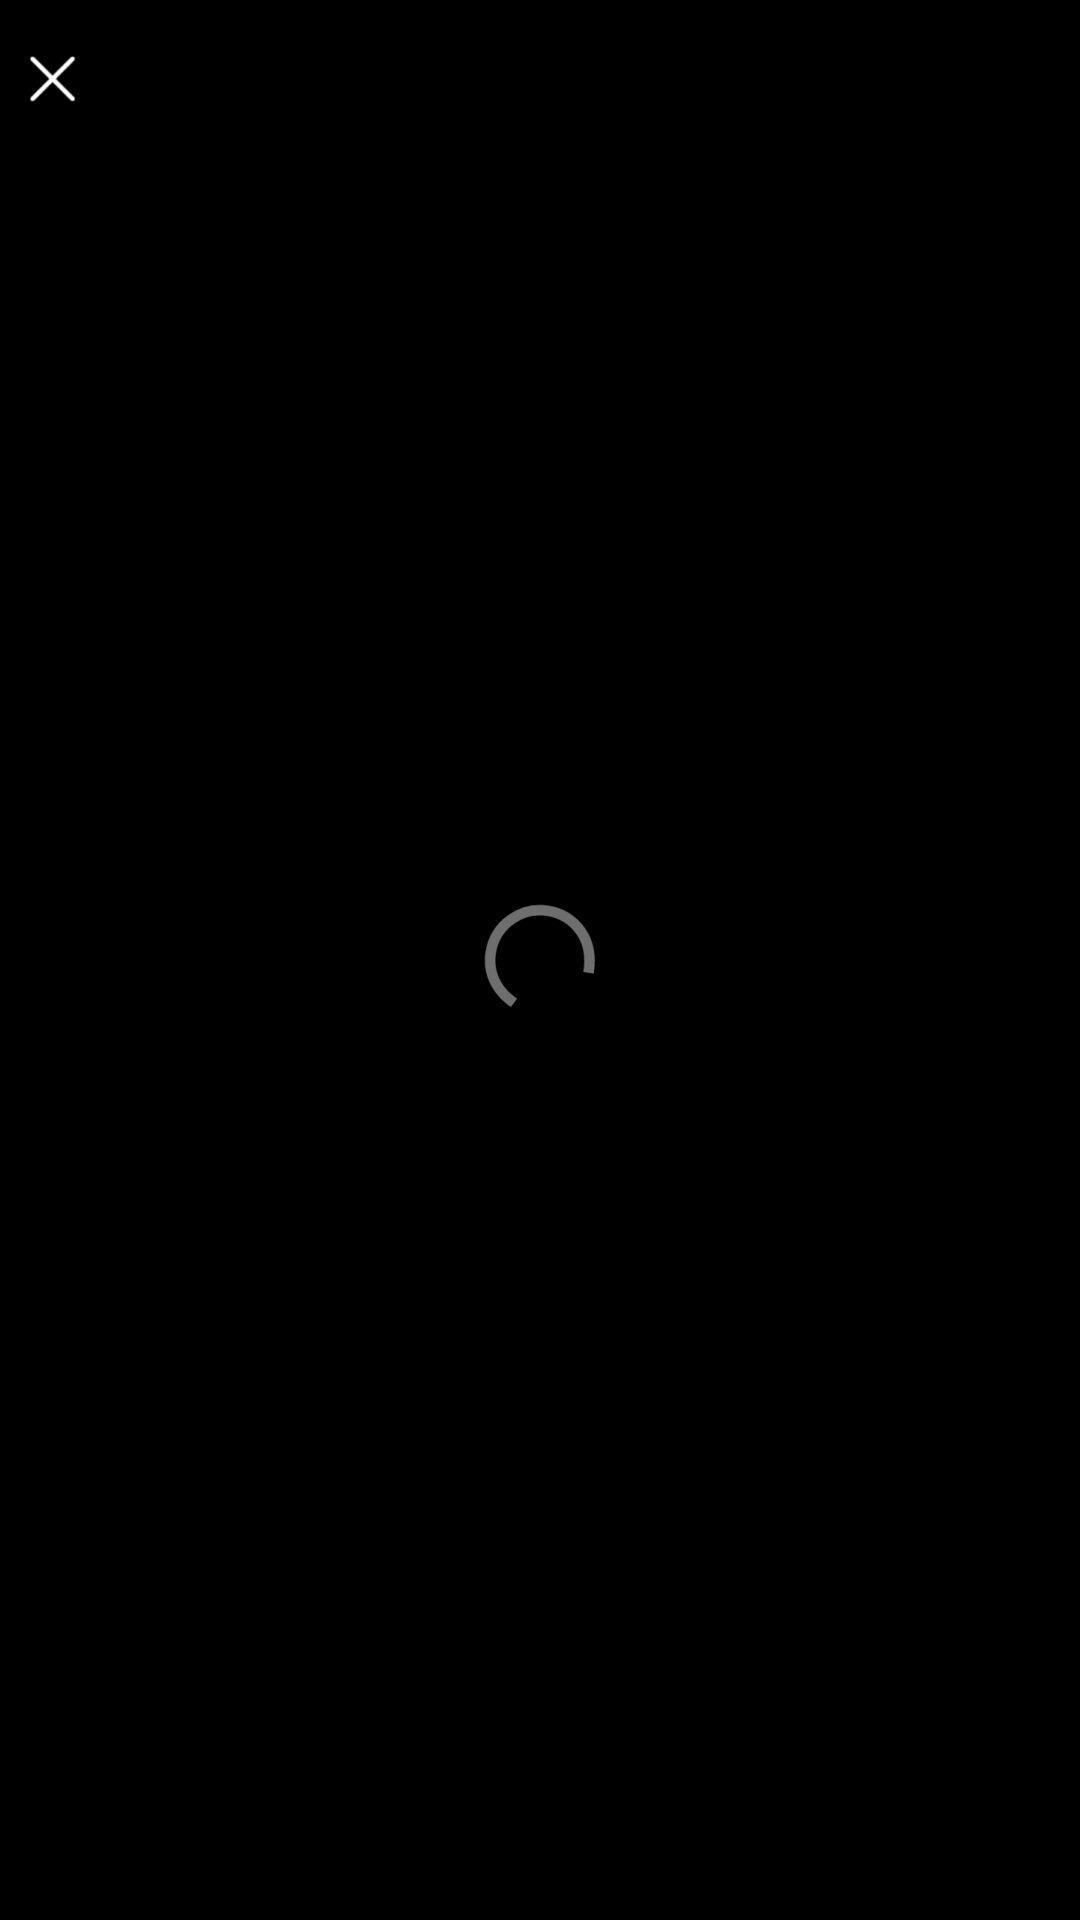 This screenshot has height=1920, width=1080. I want to click on the page, so click(51, 78).